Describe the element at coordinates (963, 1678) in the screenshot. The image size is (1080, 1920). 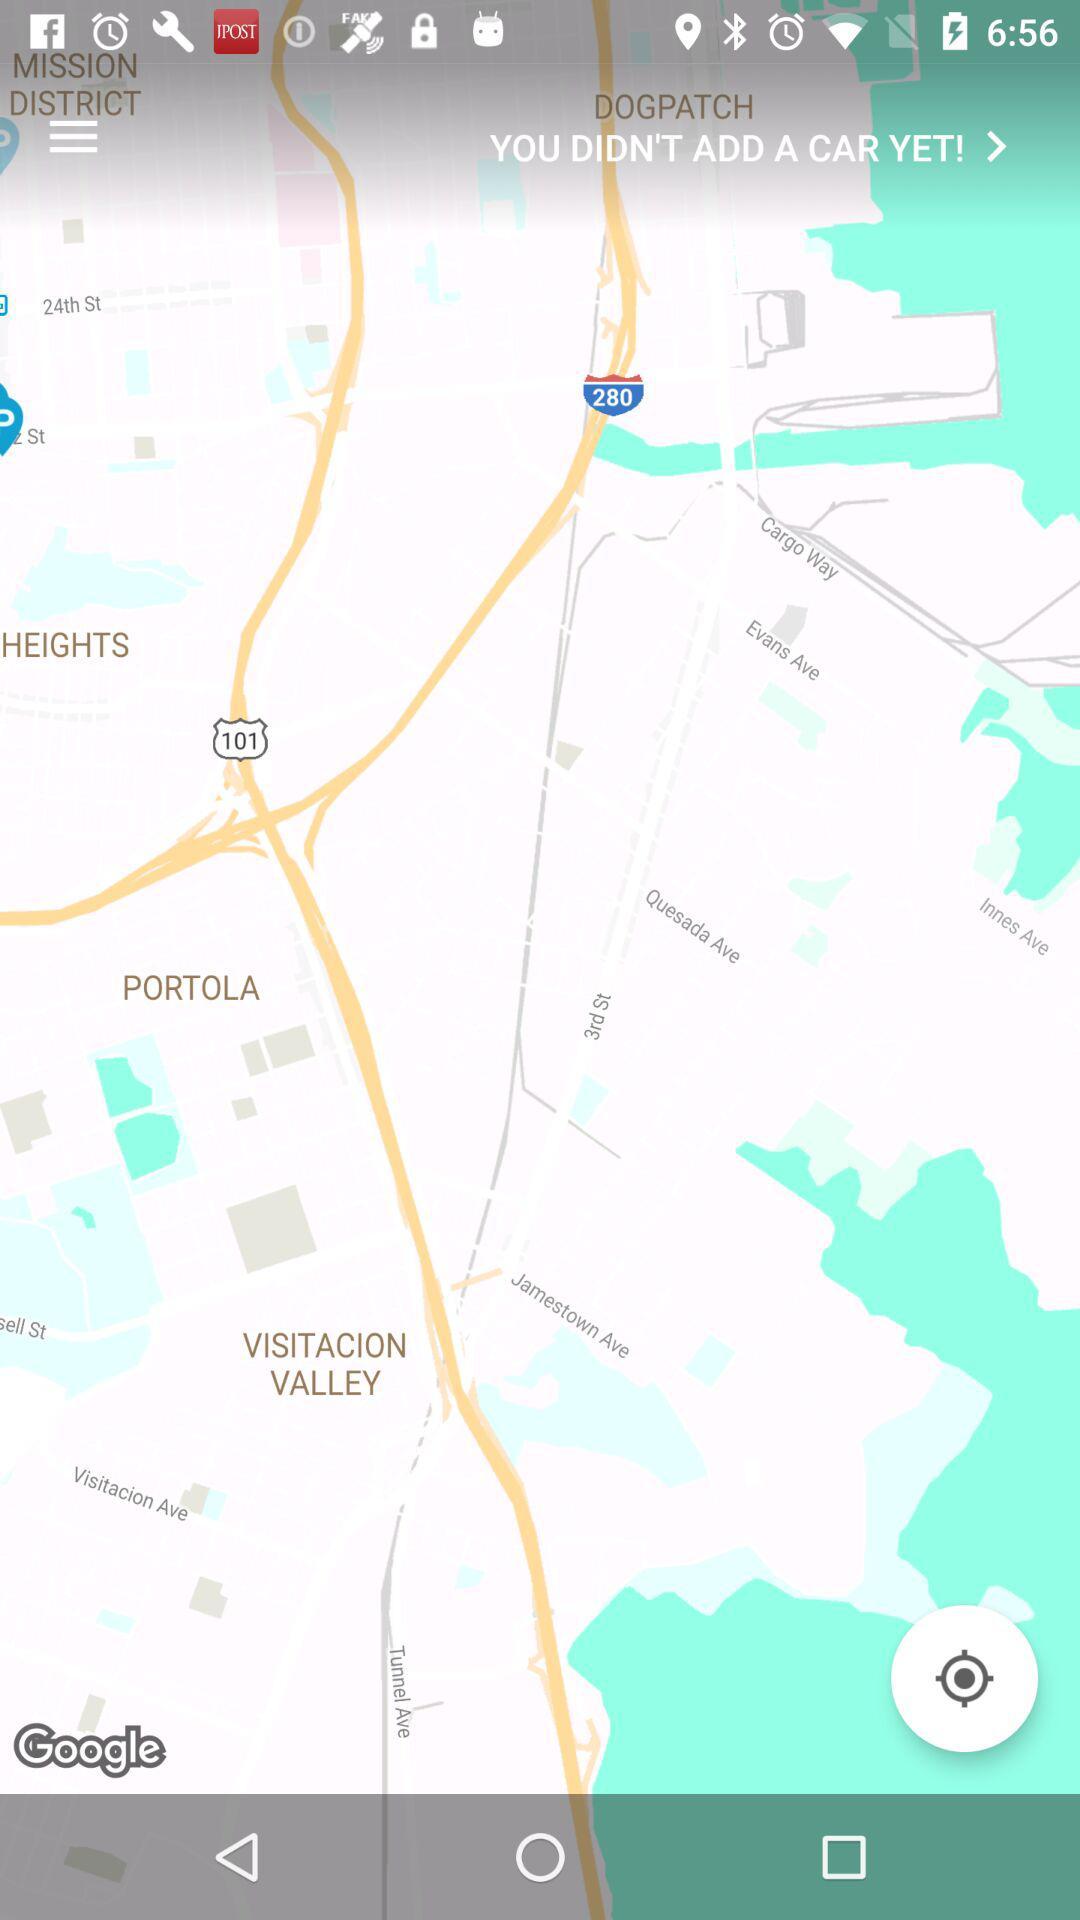
I see `the item at the bottom right corner` at that location.